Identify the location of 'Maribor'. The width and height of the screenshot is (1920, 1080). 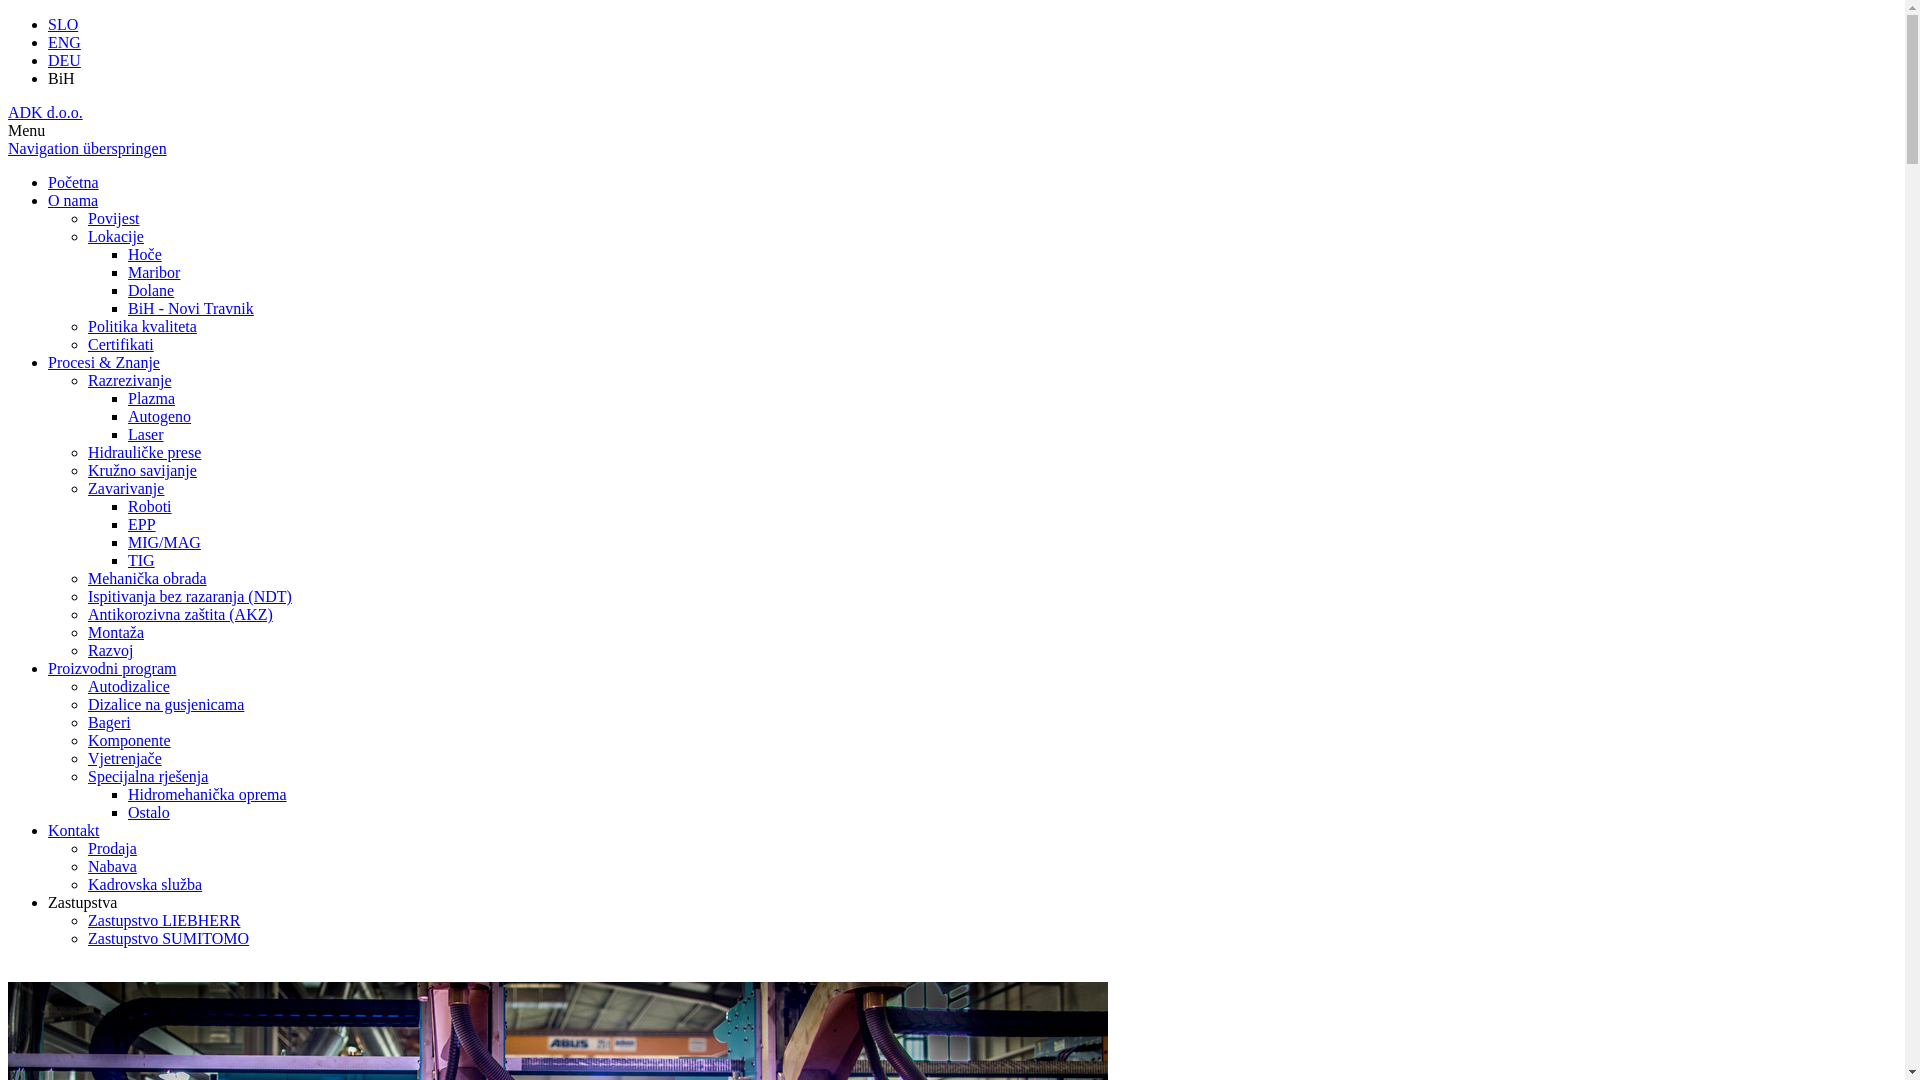
(127, 272).